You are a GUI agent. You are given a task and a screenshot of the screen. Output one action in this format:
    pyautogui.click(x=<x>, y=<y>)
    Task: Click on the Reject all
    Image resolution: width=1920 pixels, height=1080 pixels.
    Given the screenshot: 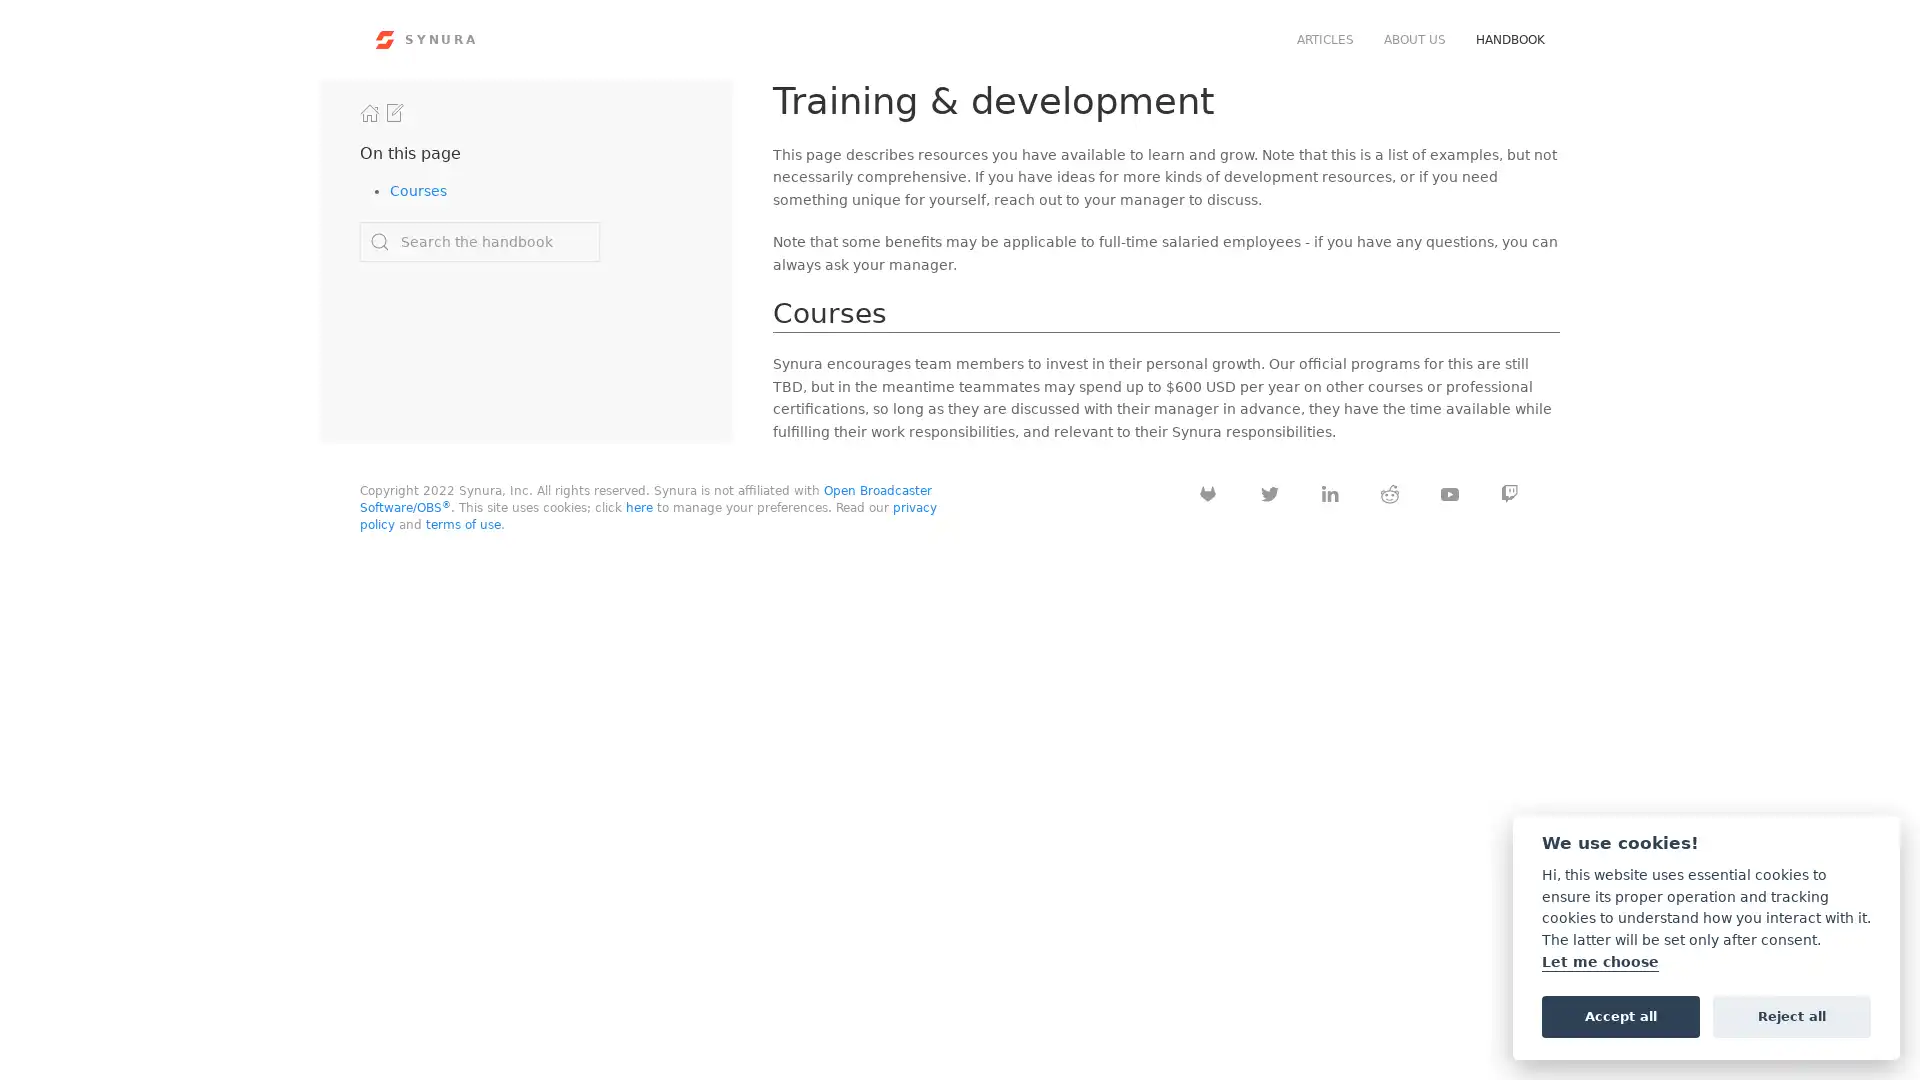 What is the action you would take?
    pyautogui.click(x=1791, y=1015)
    